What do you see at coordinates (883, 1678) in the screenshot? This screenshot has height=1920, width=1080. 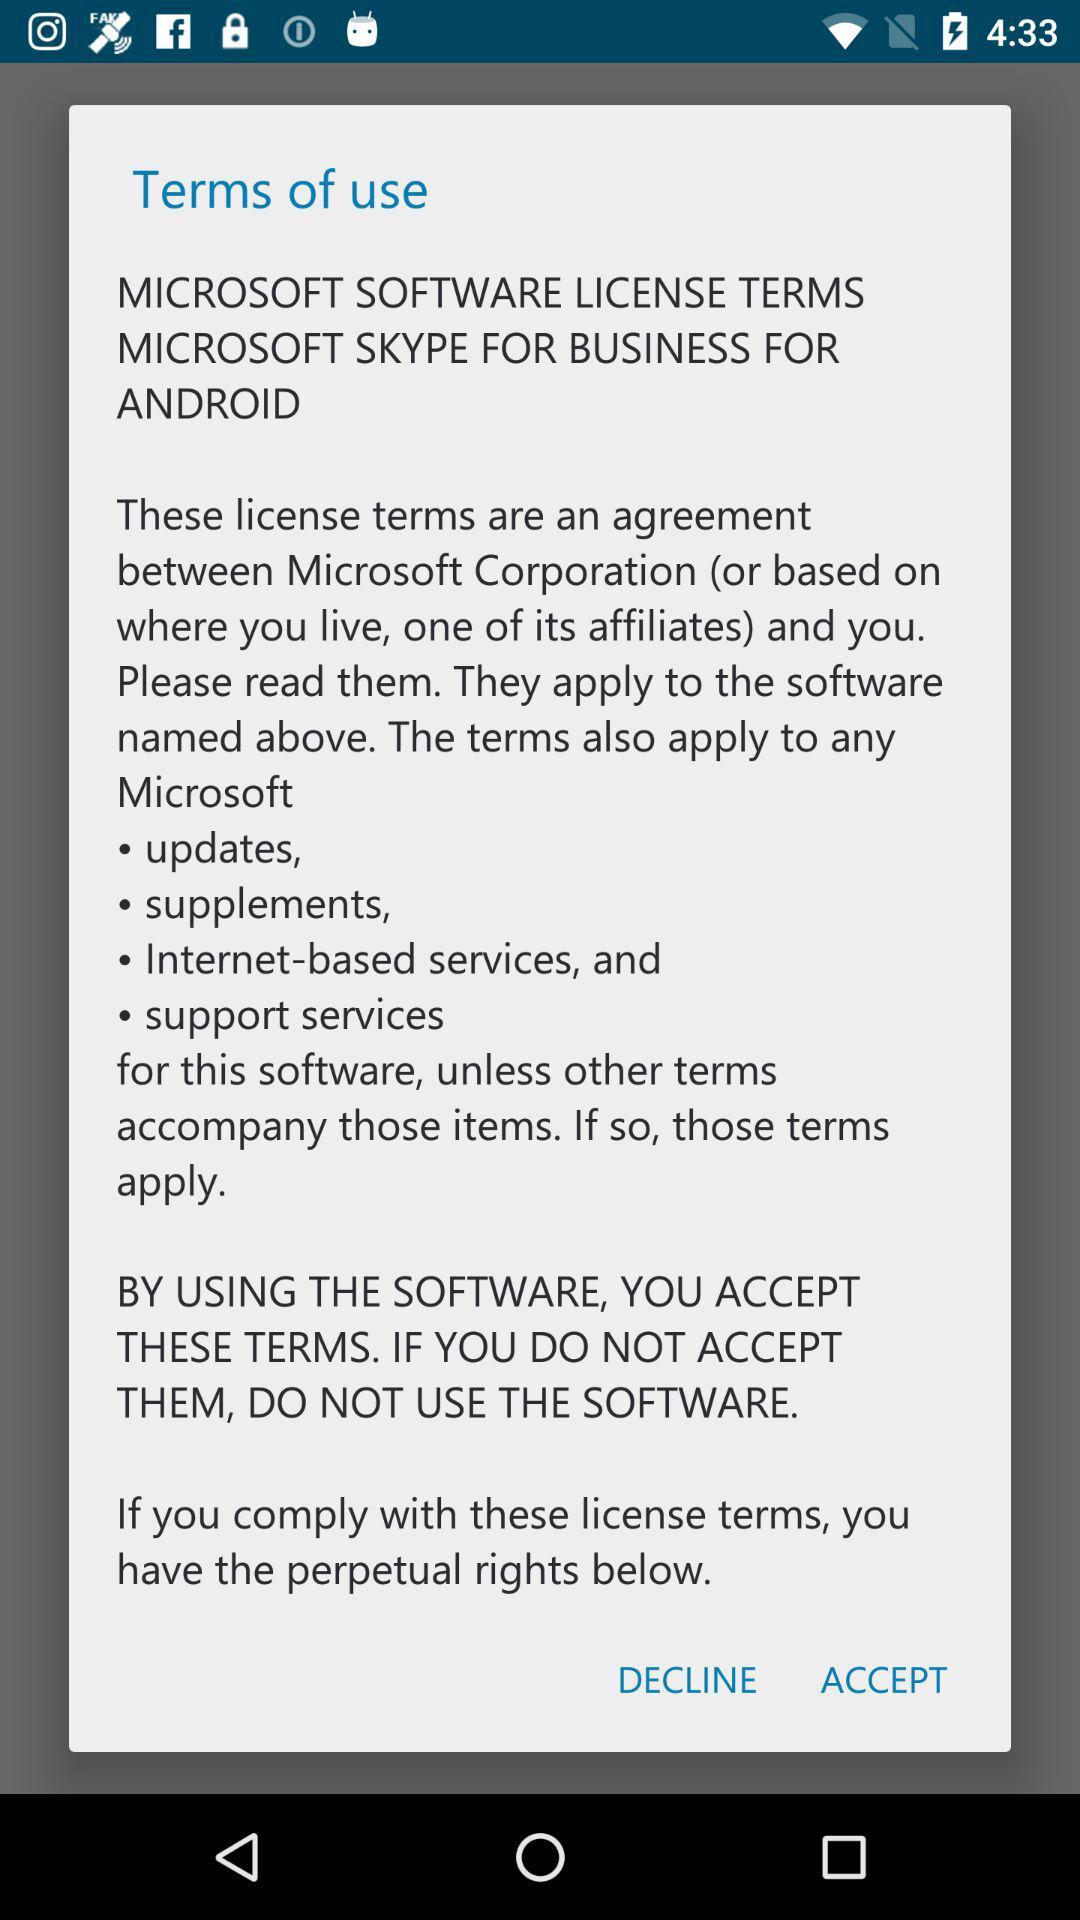 I see `app below the microsoft software license icon` at bounding box center [883, 1678].